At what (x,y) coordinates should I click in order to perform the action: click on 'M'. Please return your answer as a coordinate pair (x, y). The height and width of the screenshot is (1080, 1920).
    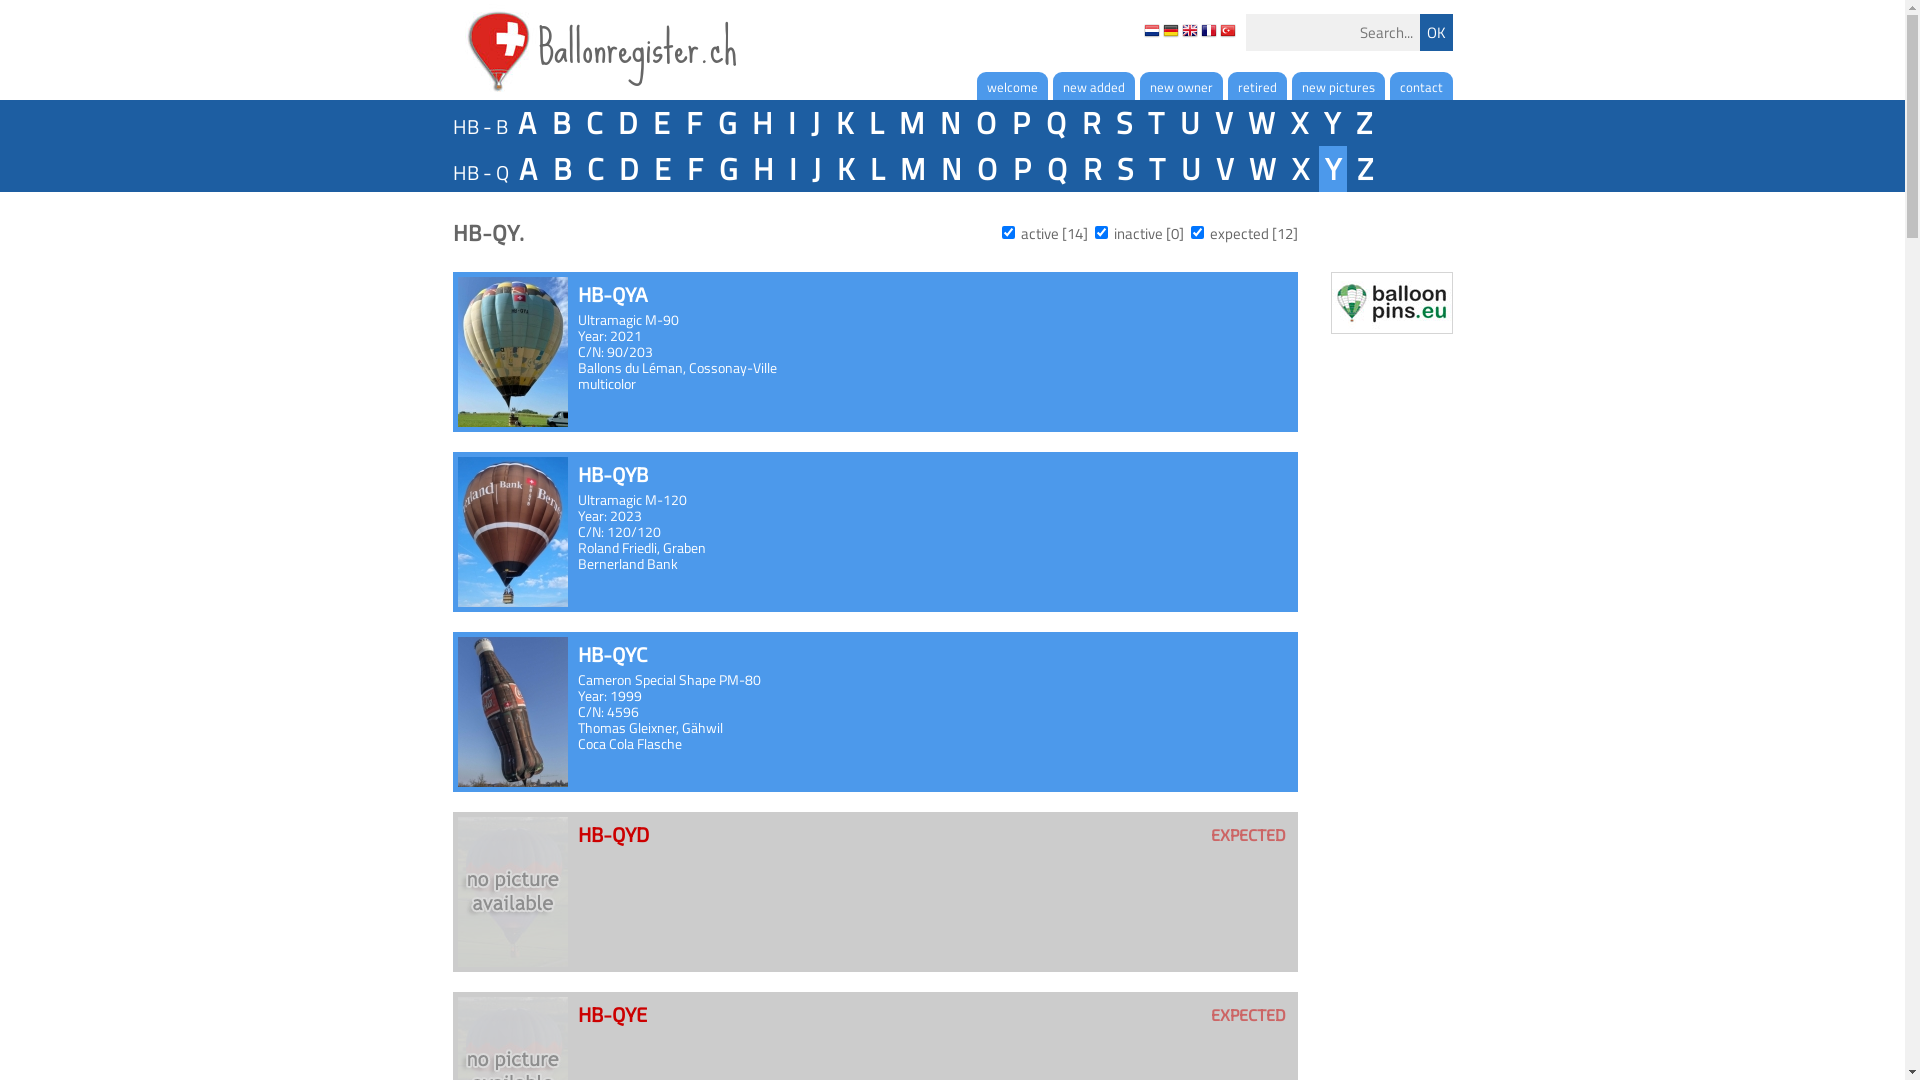
    Looking at the image, I should click on (911, 168).